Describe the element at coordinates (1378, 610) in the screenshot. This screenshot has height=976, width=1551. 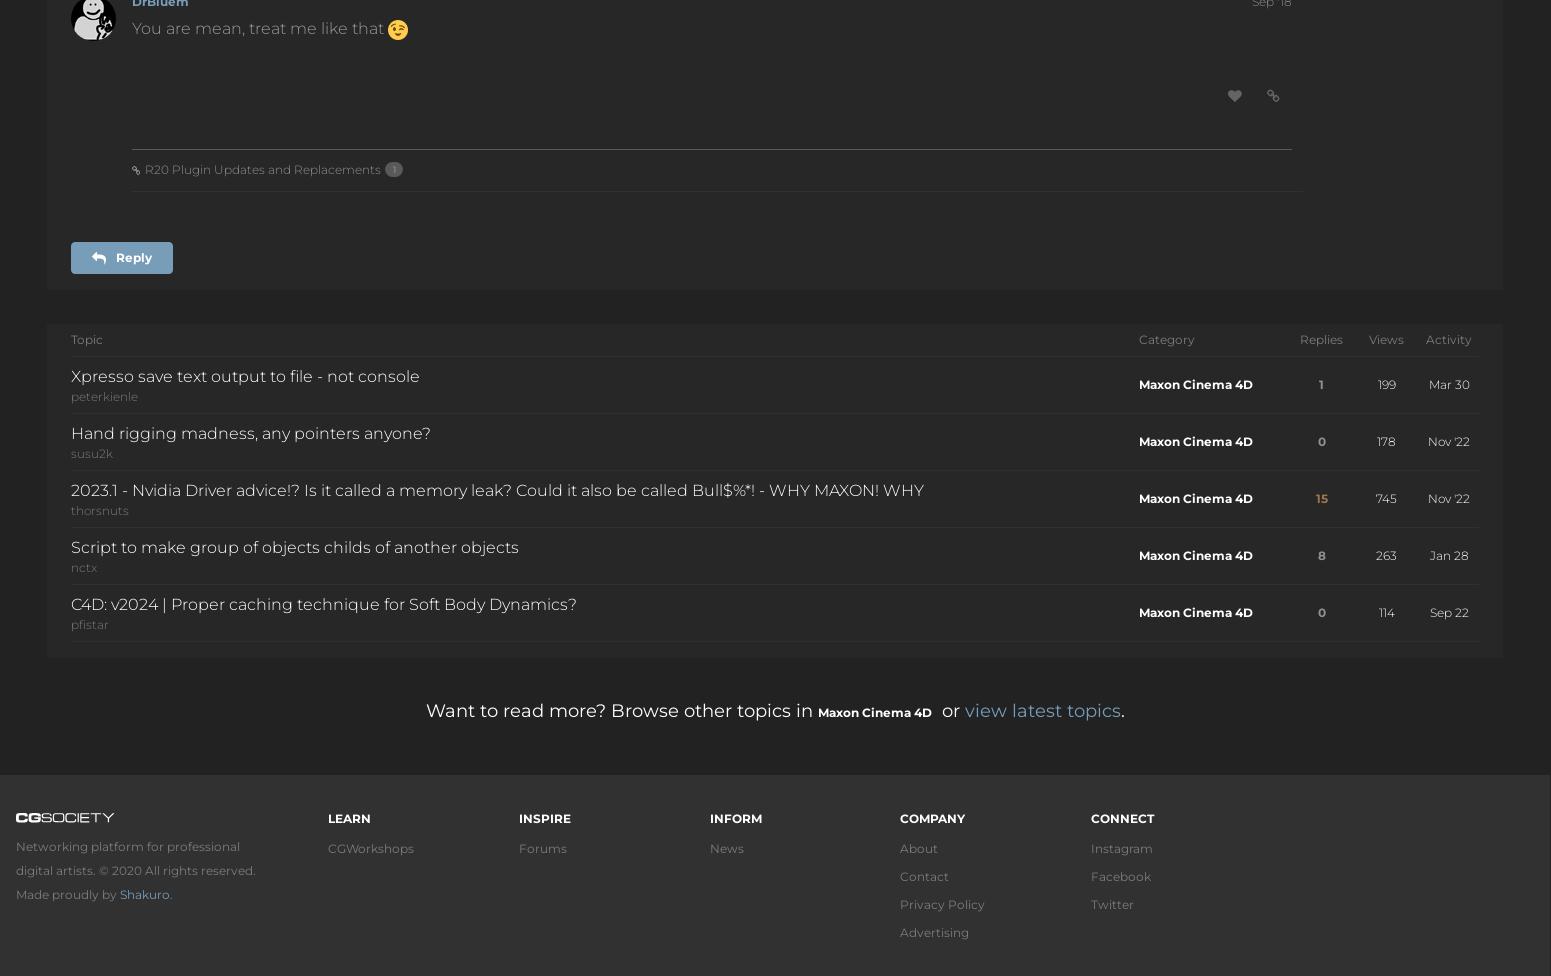
I see `'114'` at that location.